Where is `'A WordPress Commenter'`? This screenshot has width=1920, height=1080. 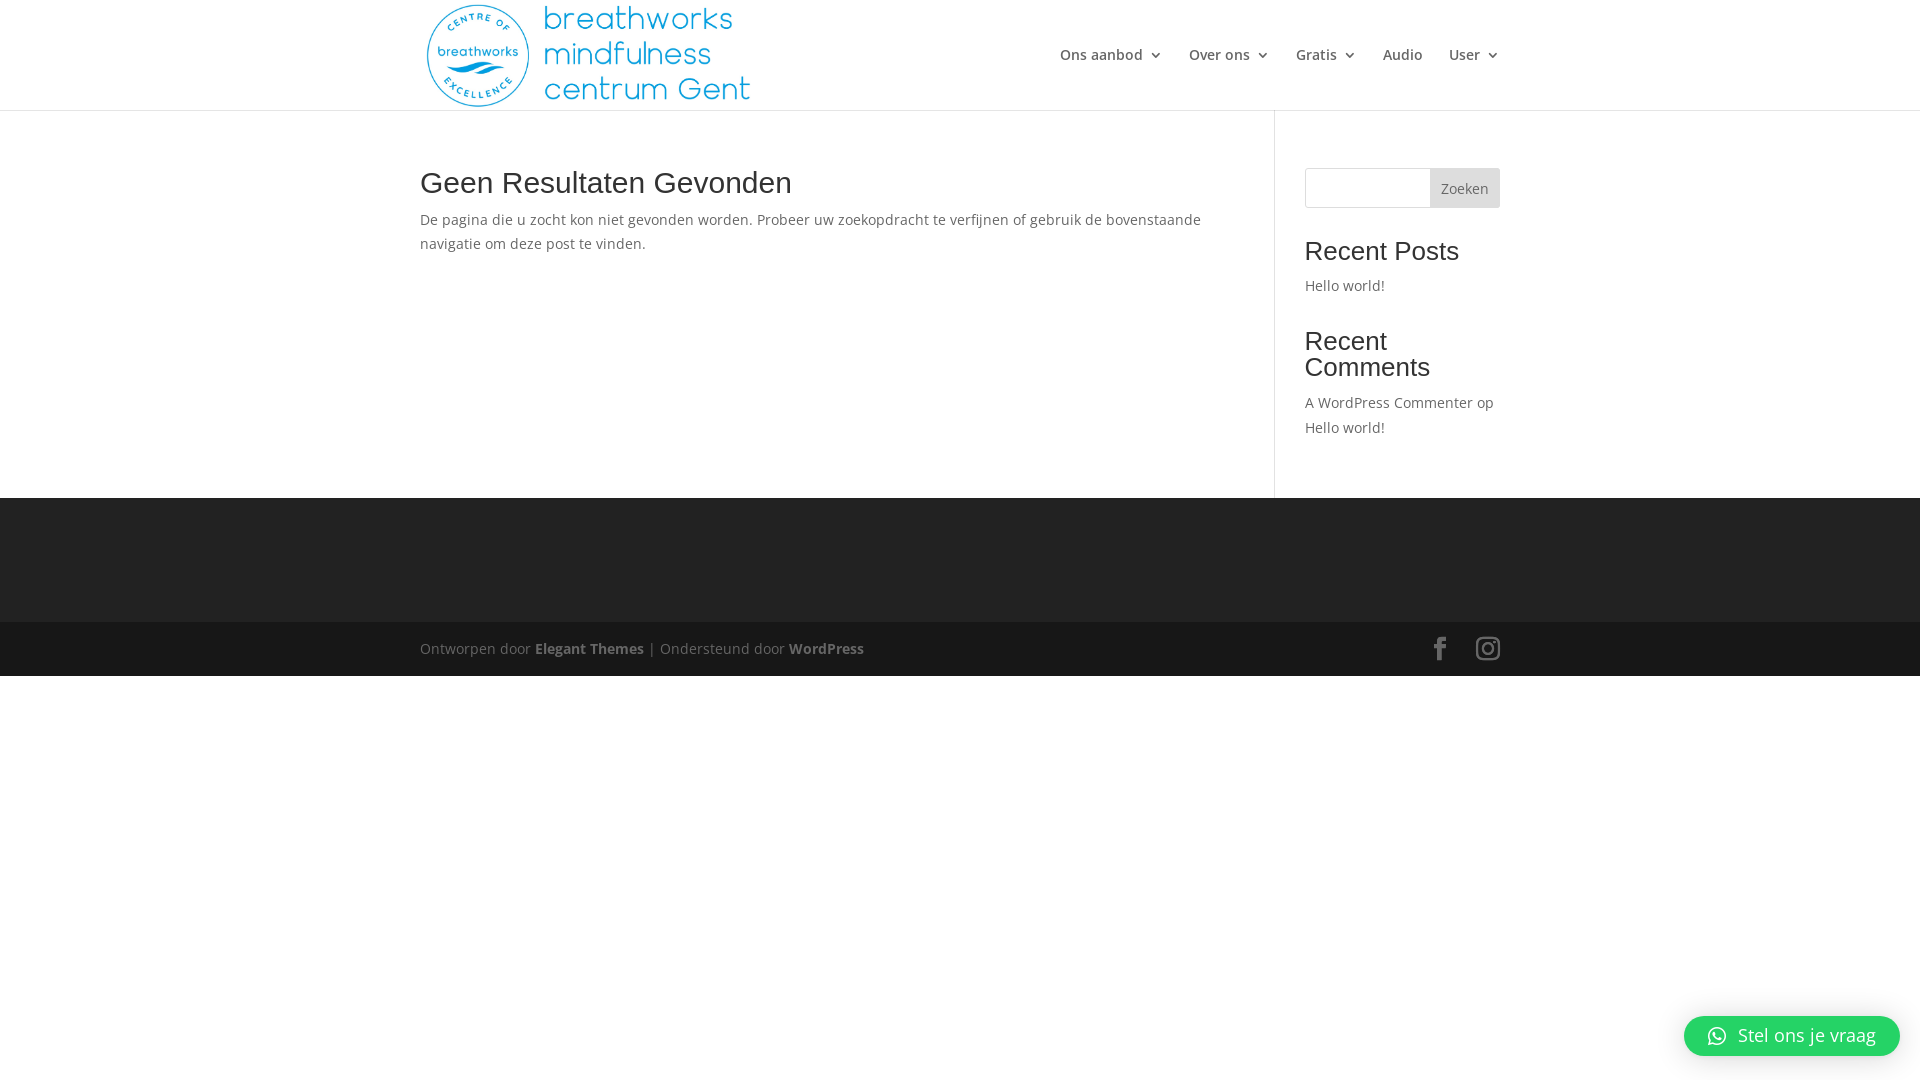 'A WordPress Commenter' is located at coordinates (1387, 402).